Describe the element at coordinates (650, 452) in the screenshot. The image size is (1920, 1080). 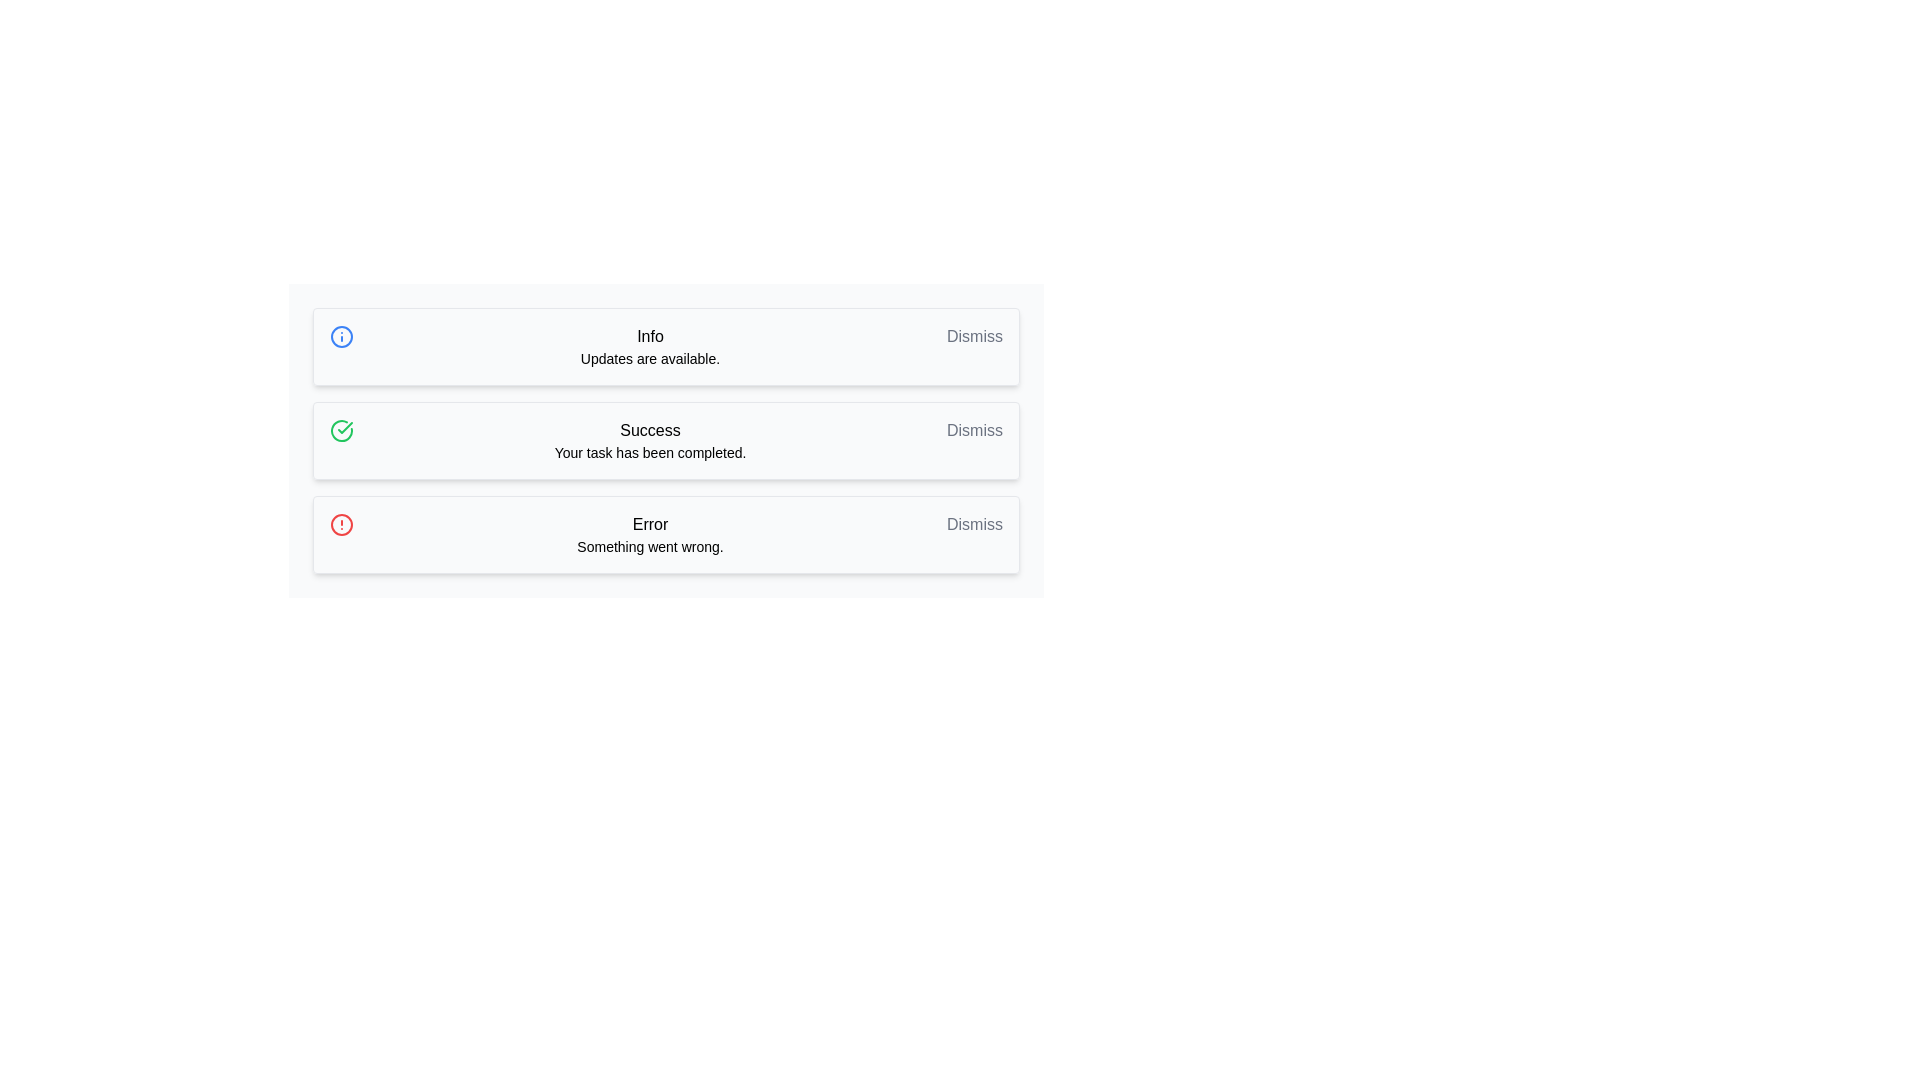
I see `the Text Label that confirms task completion, located in the second notification box below the 'Success' header` at that location.